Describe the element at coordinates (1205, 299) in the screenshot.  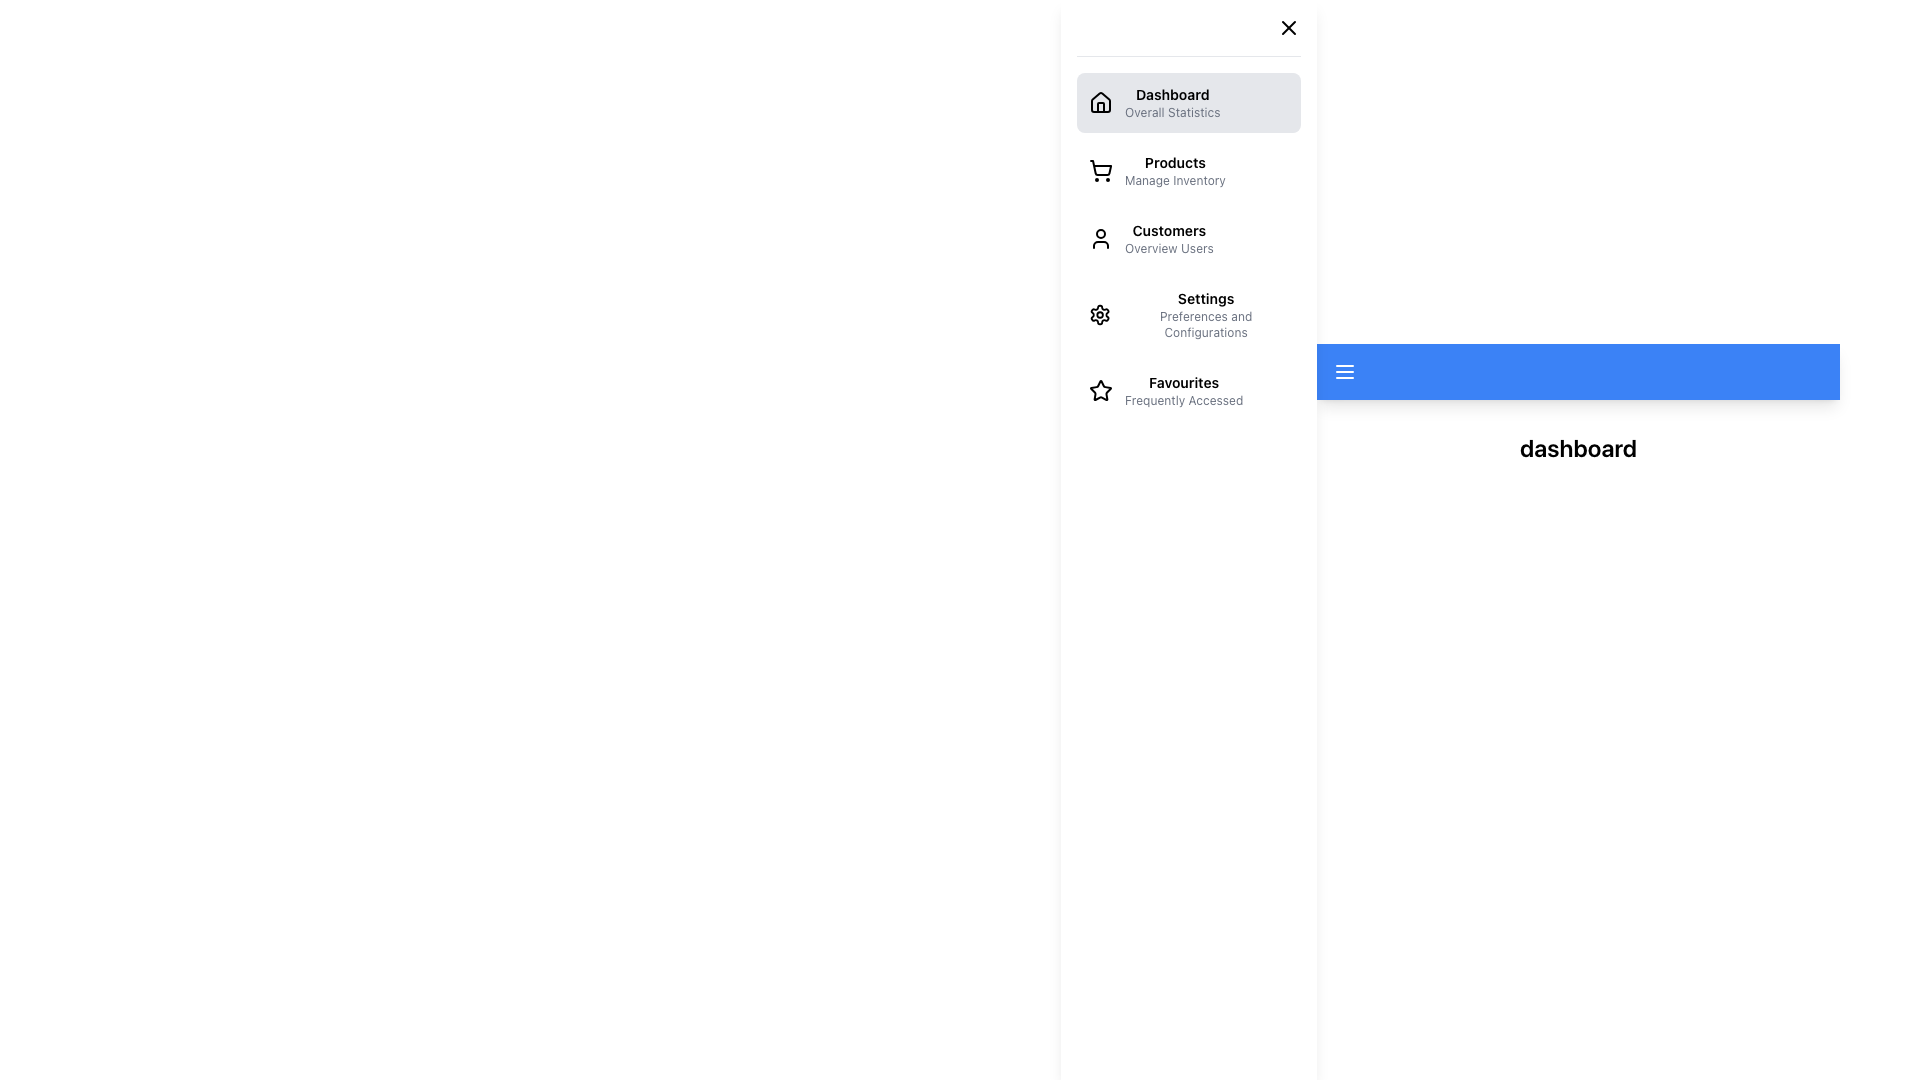
I see `the 'Settings' label in the navigation menu` at that location.